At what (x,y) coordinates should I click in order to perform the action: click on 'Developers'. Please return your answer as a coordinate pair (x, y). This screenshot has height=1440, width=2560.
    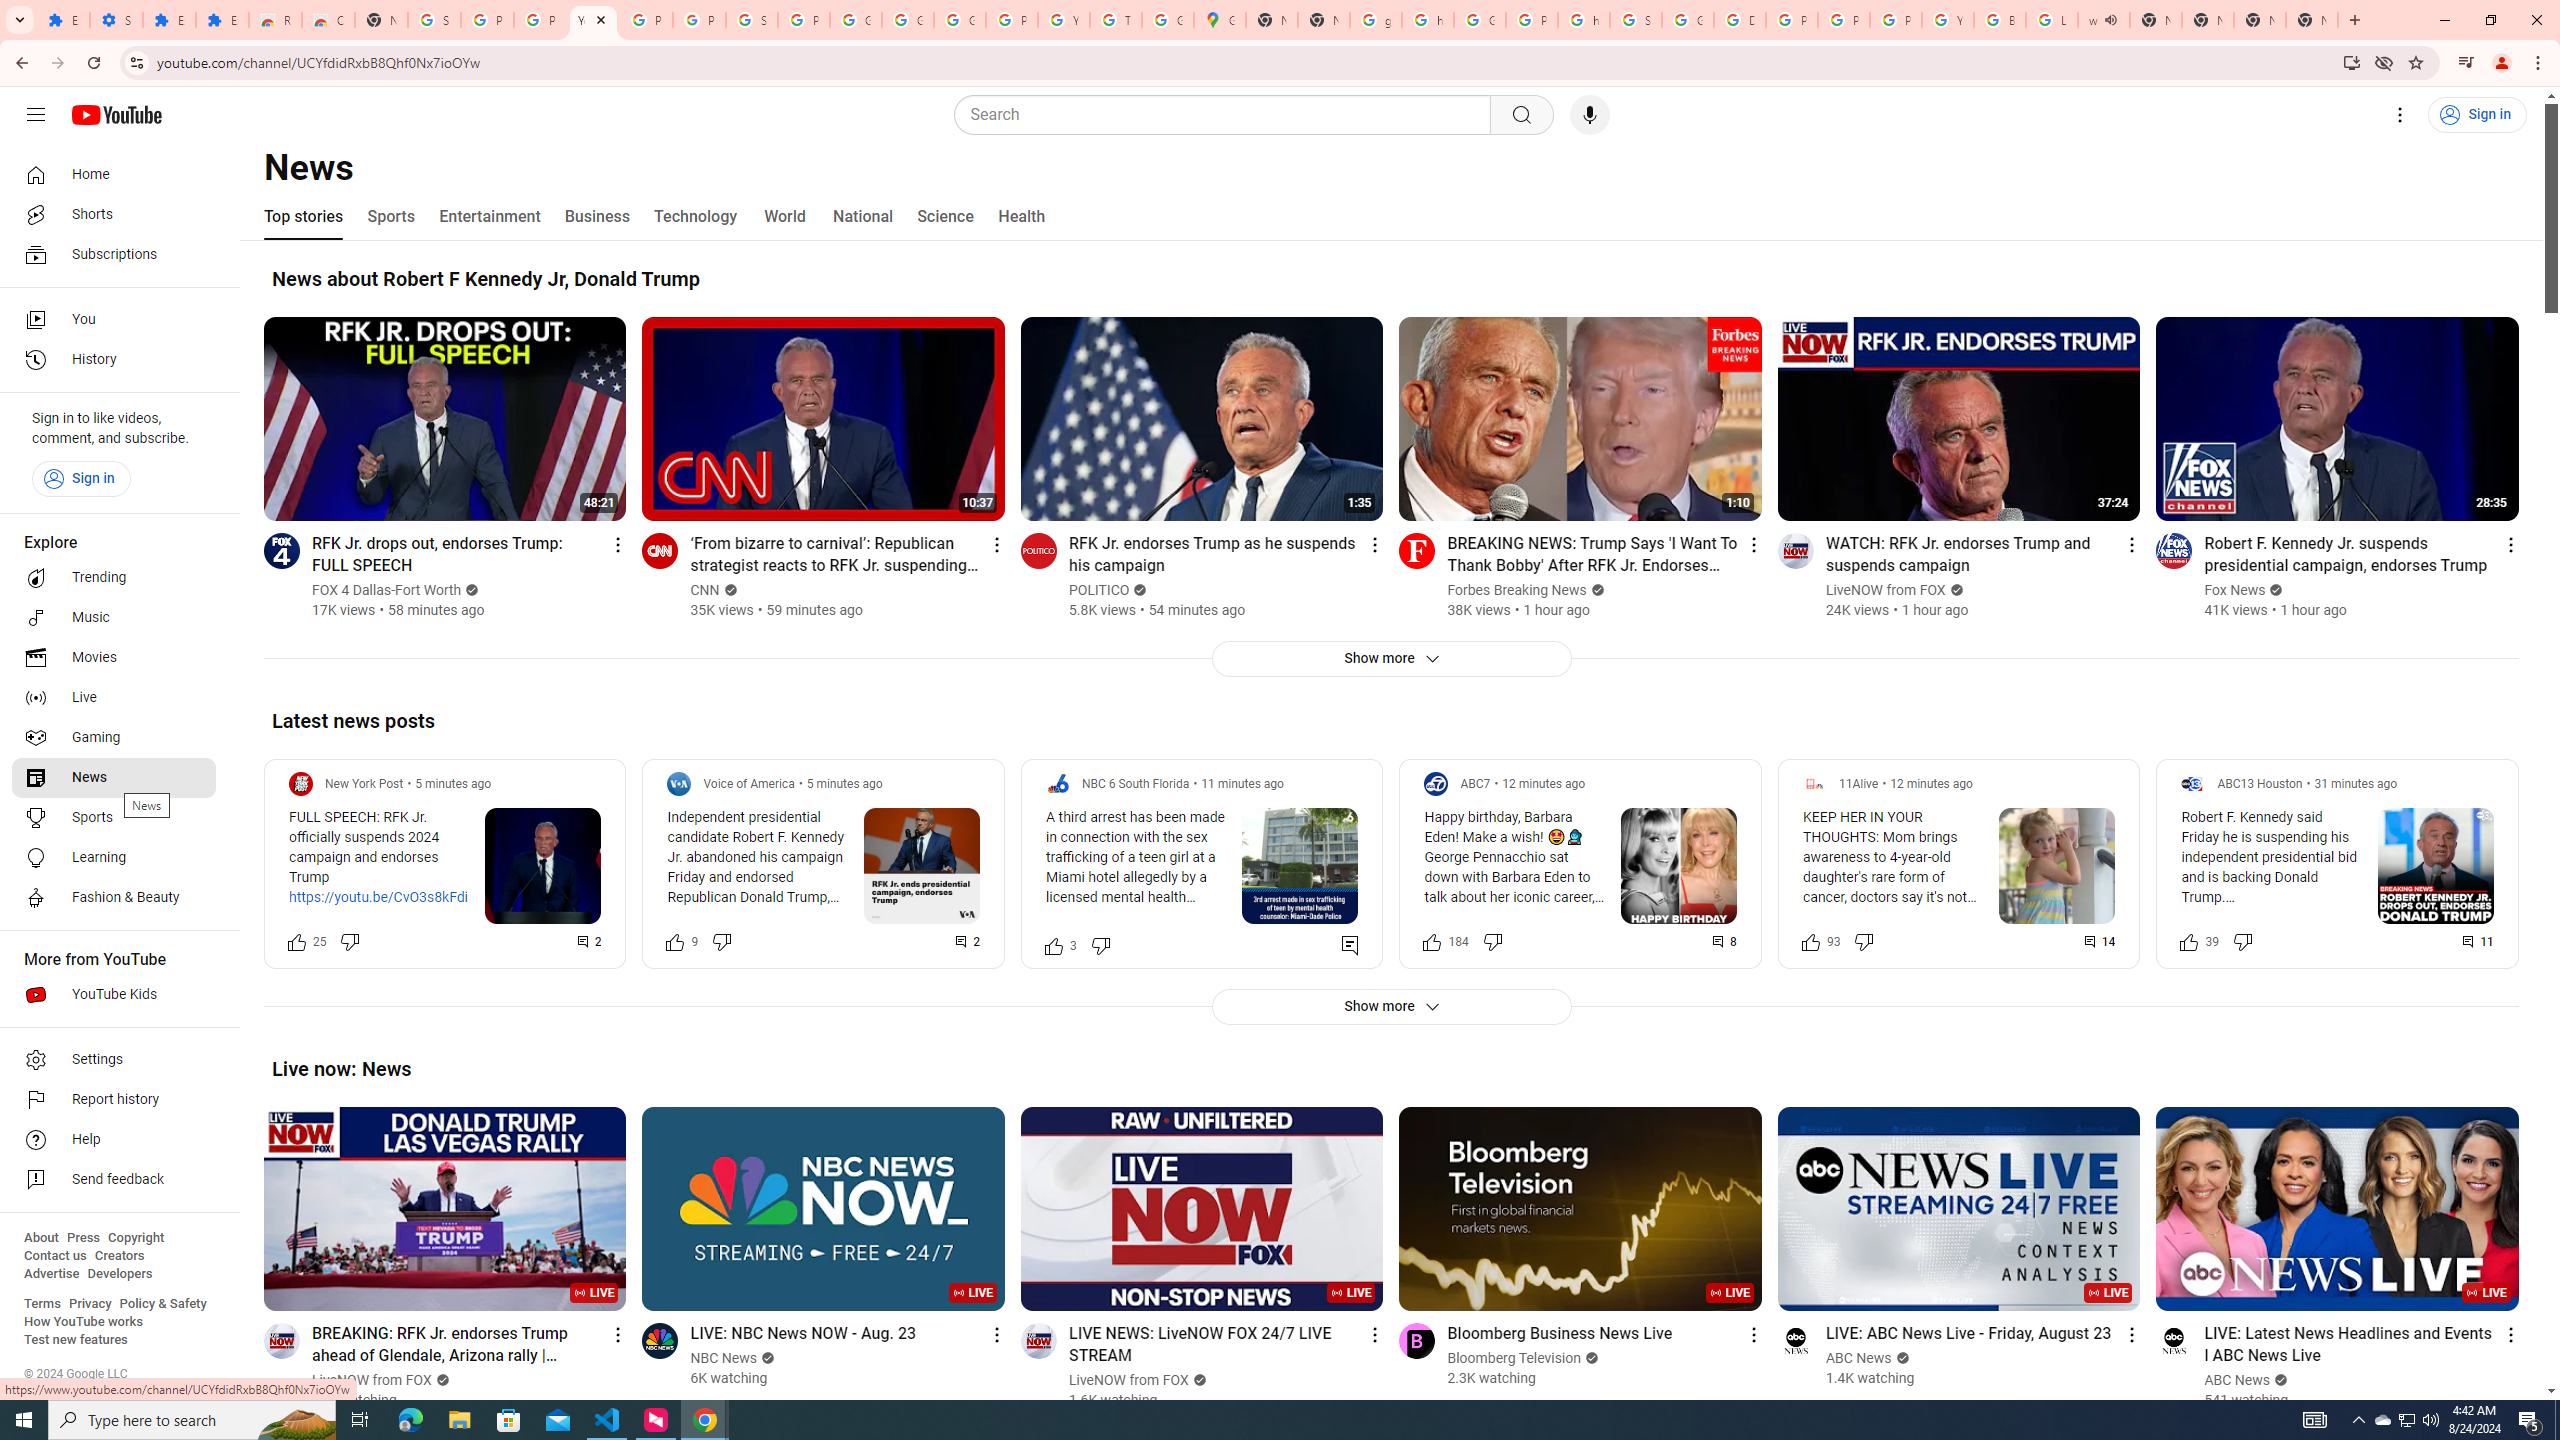
    Looking at the image, I should click on (119, 1272).